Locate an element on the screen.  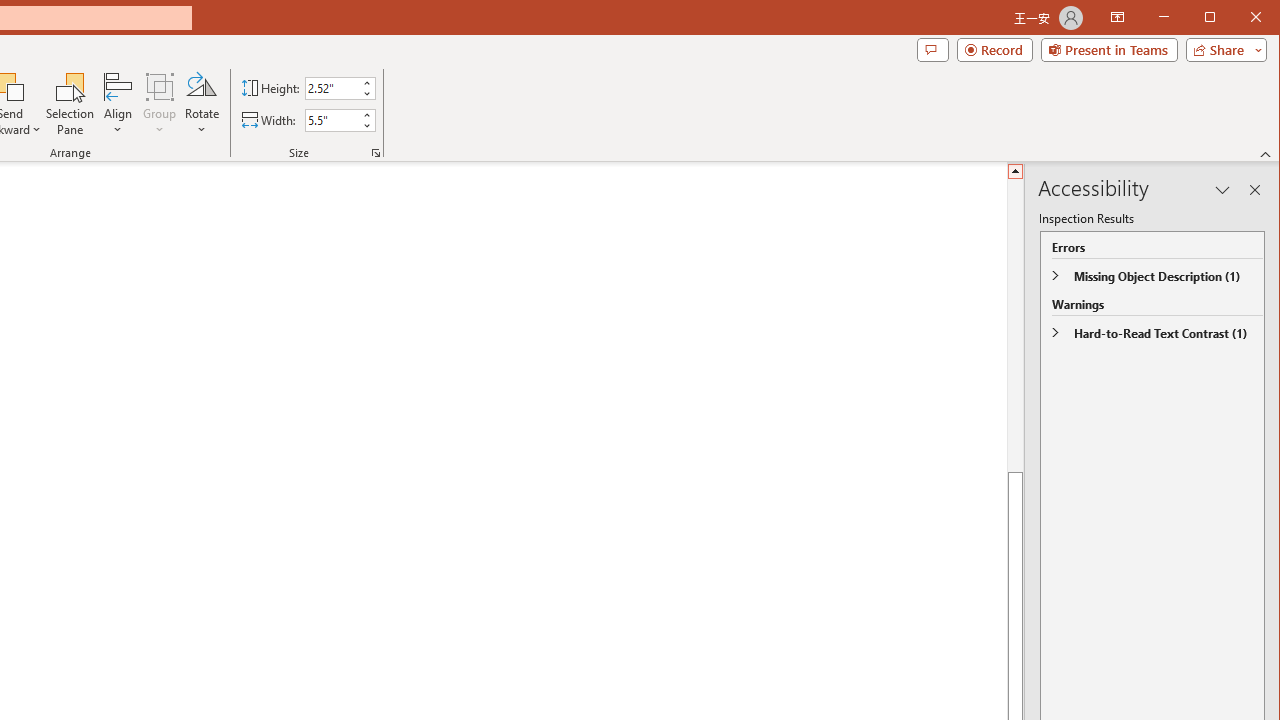
'More' is located at coordinates (366, 115).